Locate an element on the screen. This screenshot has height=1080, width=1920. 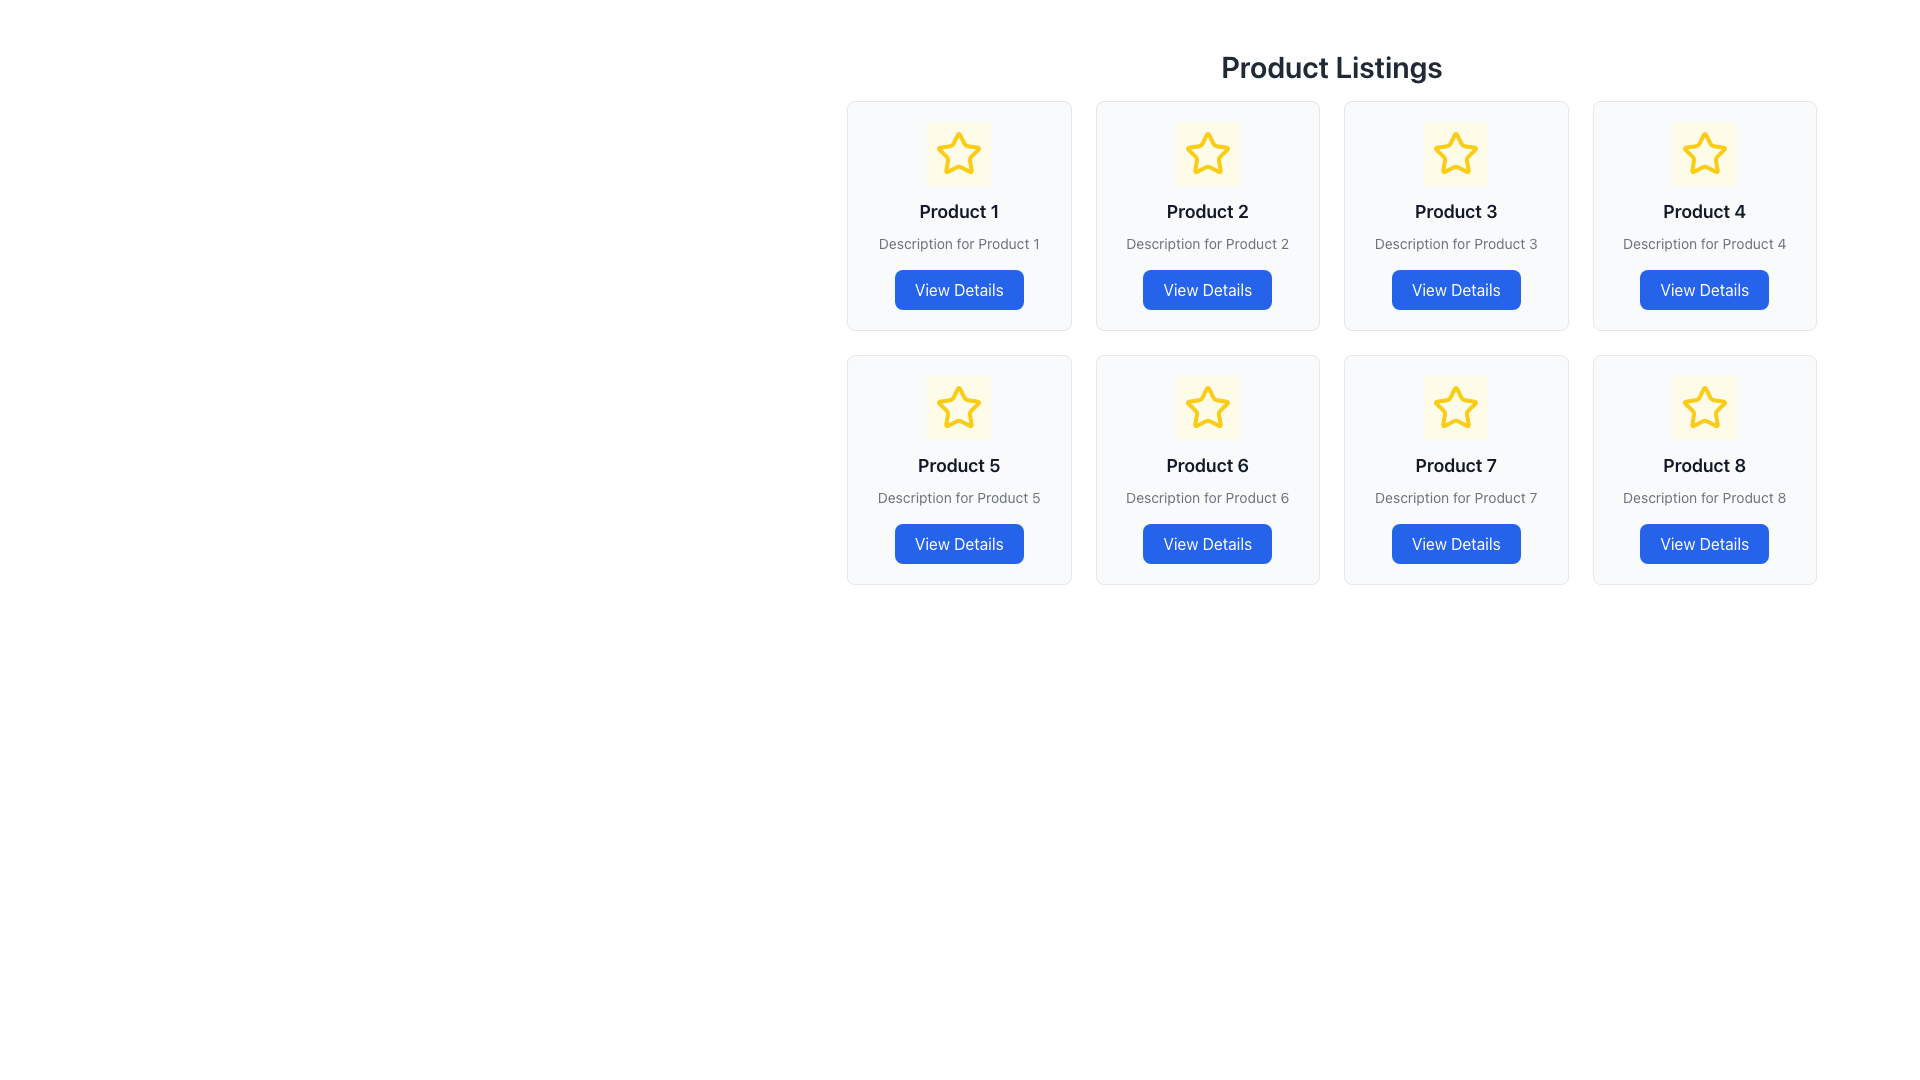
the centered text element styled in a small, gray font containing the text 'Description for Product 6', located below the title 'Product 6' and above the button 'View Details' within the card of Product 6 is located at coordinates (1206, 496).